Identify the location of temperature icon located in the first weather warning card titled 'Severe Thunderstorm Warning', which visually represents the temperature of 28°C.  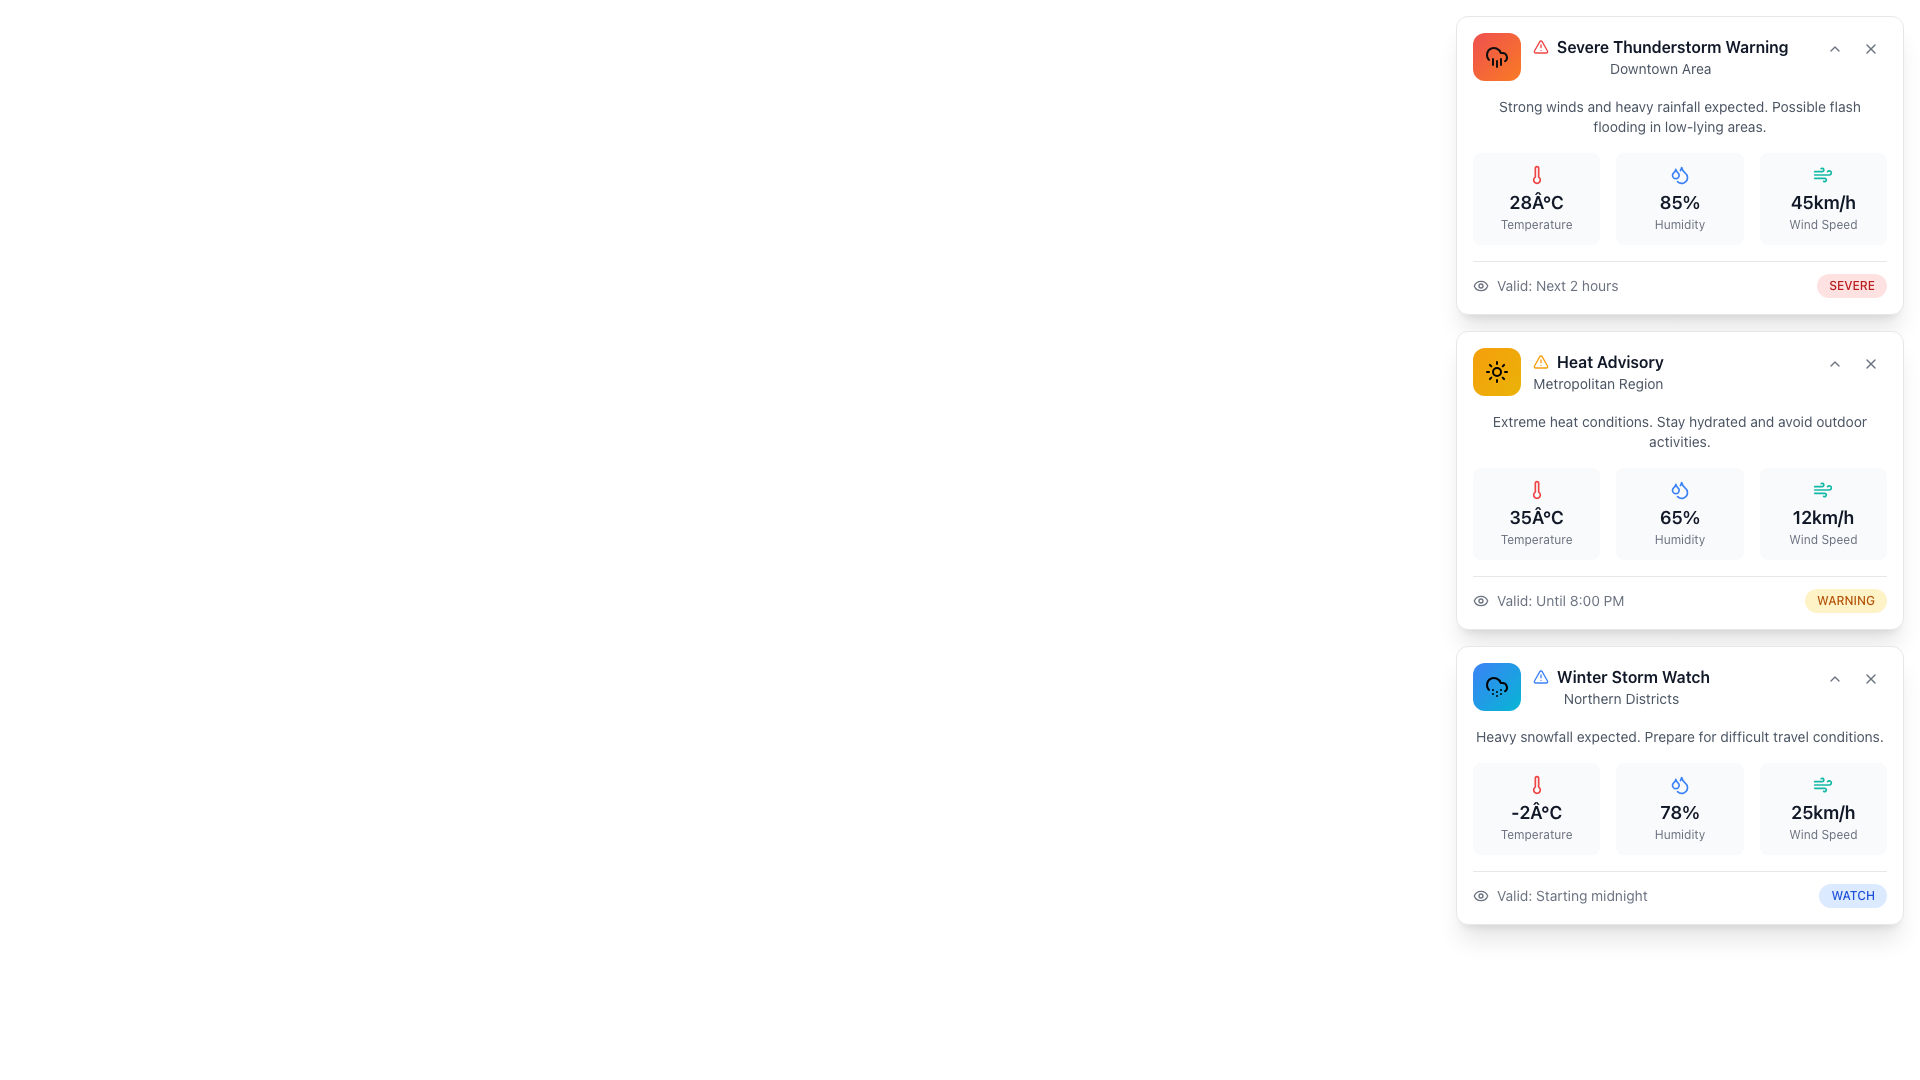
(1535, 173).